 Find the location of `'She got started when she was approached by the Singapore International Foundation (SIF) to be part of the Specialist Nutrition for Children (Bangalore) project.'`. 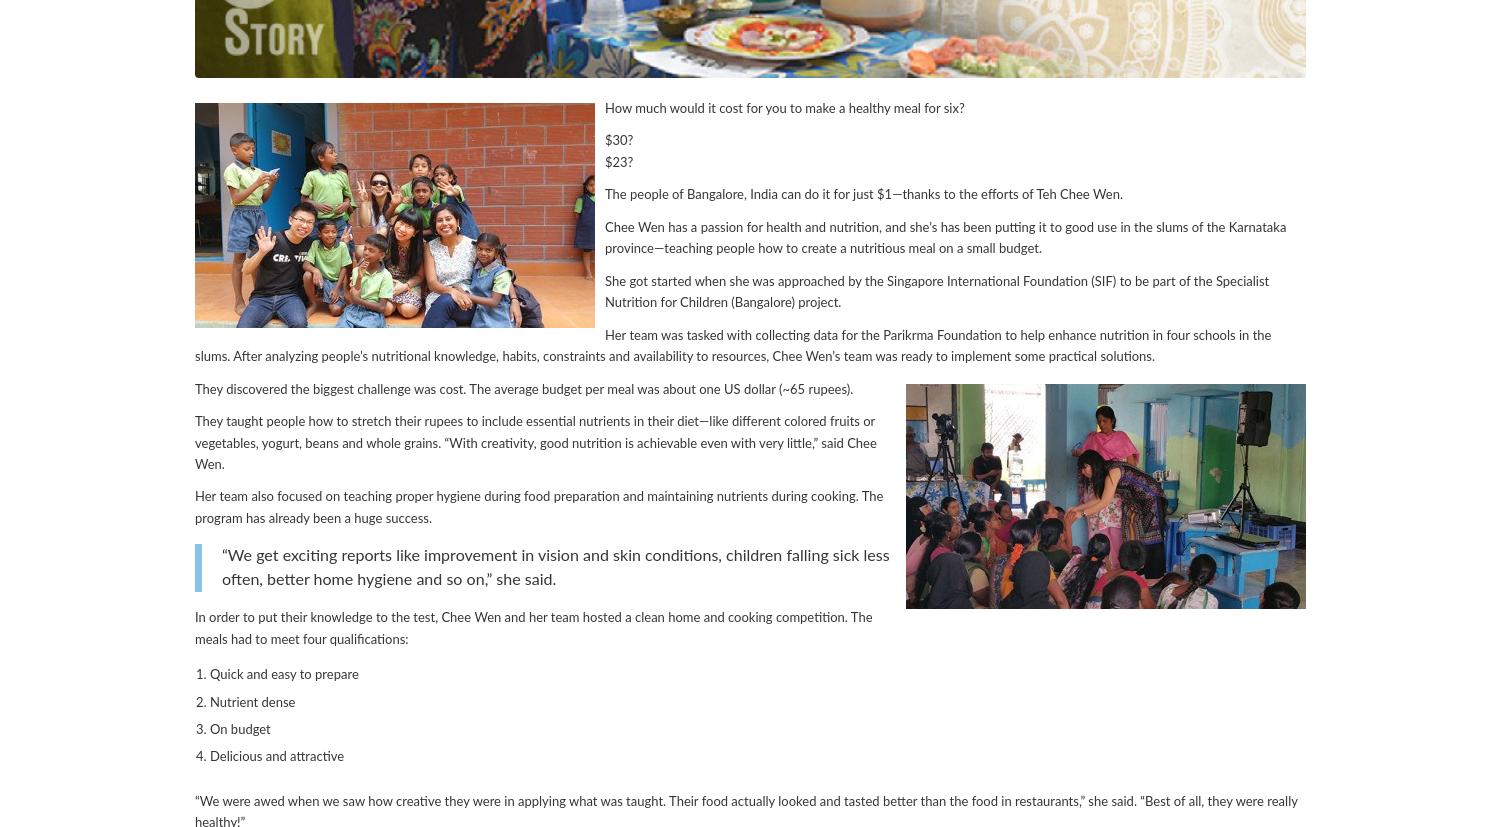

'She got started when she was approached by the Singapore International Foundation (SIF) to be part of the Specialist Nutrition for Children (Bangalore) project.' is located at coordinates (937, 291).